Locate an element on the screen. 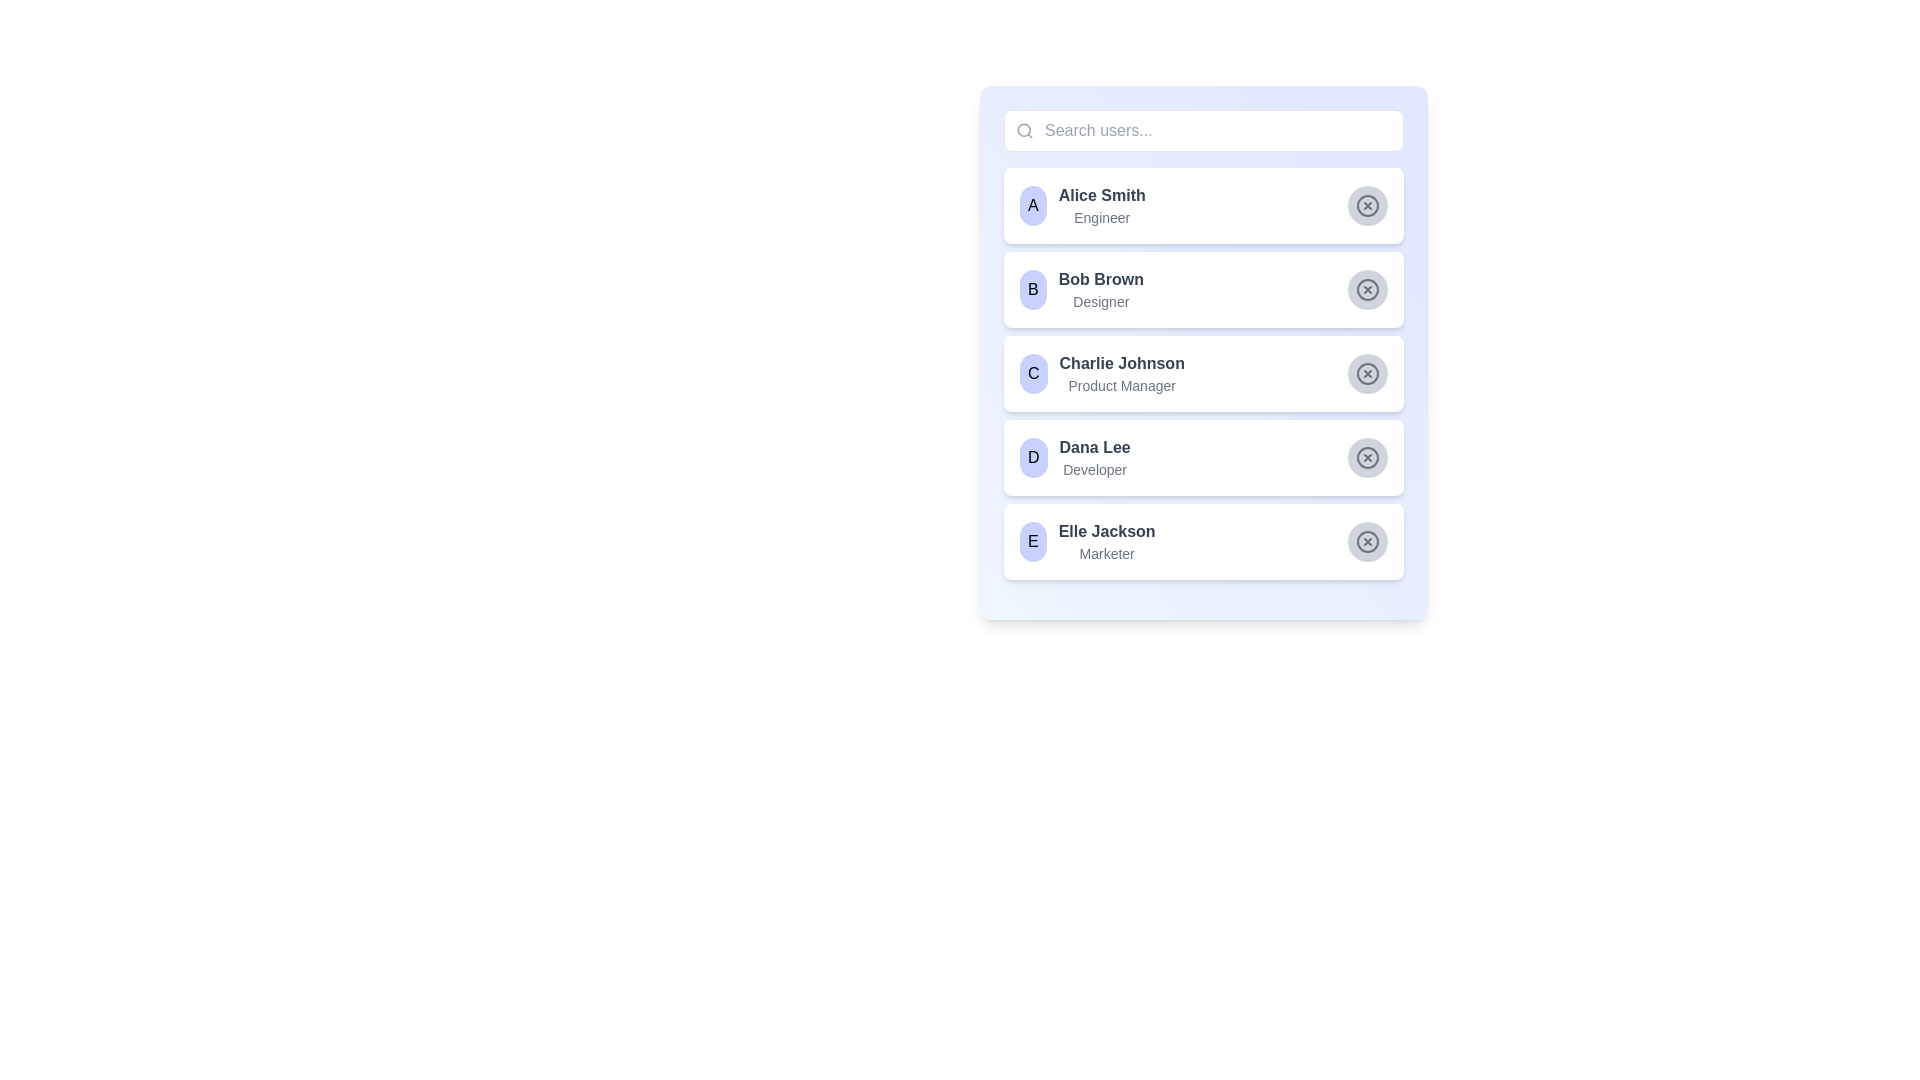  the circular icon resembling a 'close' or 'remove' button located at the top-right corner of the card labeled 'Alice Smith, Engineer' is located at coordinates (1367, 205).